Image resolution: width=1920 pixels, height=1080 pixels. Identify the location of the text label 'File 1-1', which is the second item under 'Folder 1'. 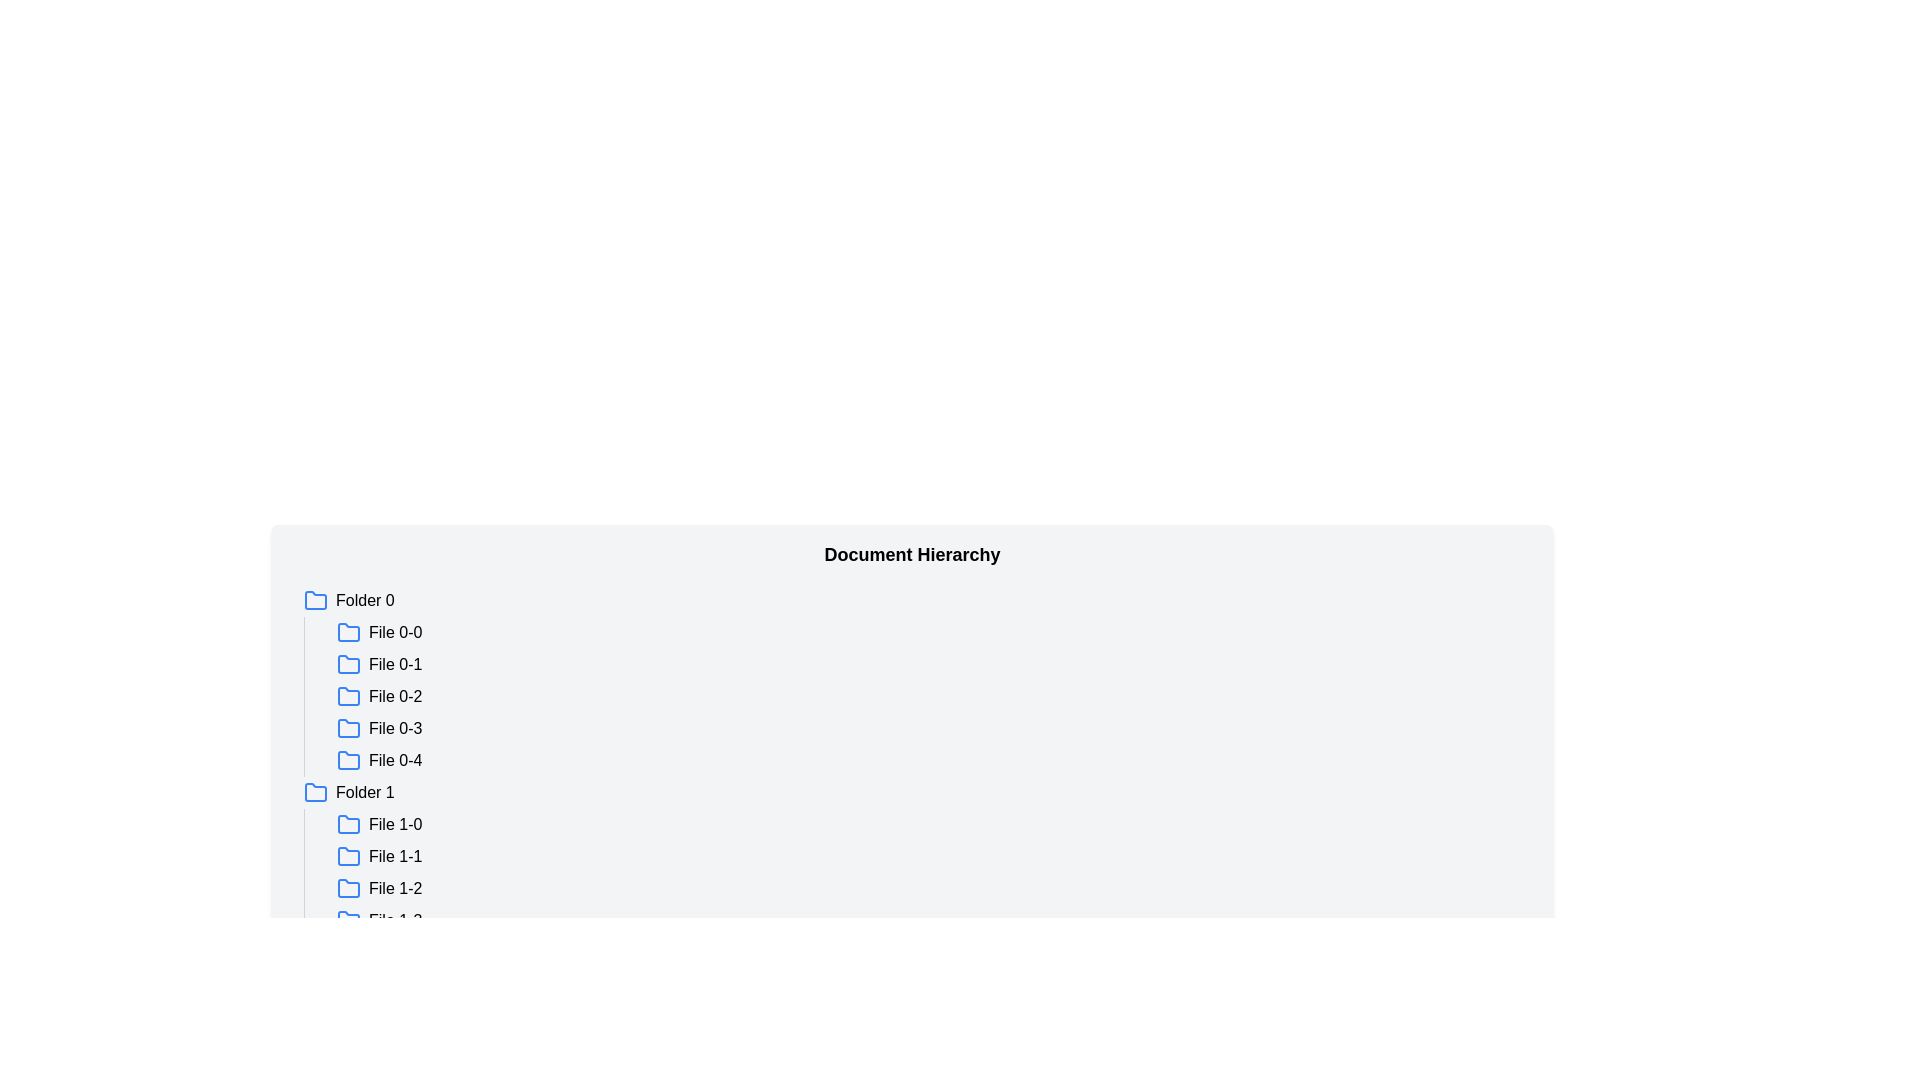
(395, 855).